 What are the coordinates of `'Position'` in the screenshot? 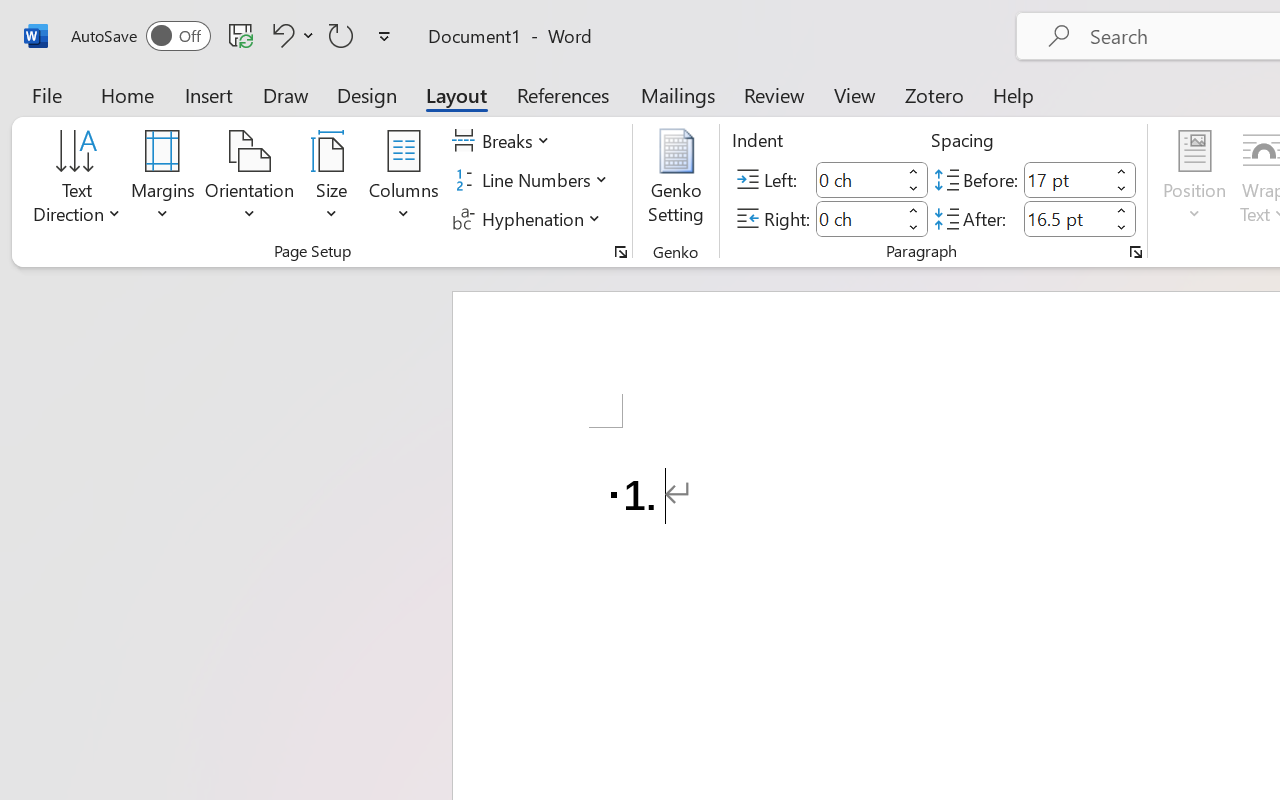 It's located at (1194, 179).